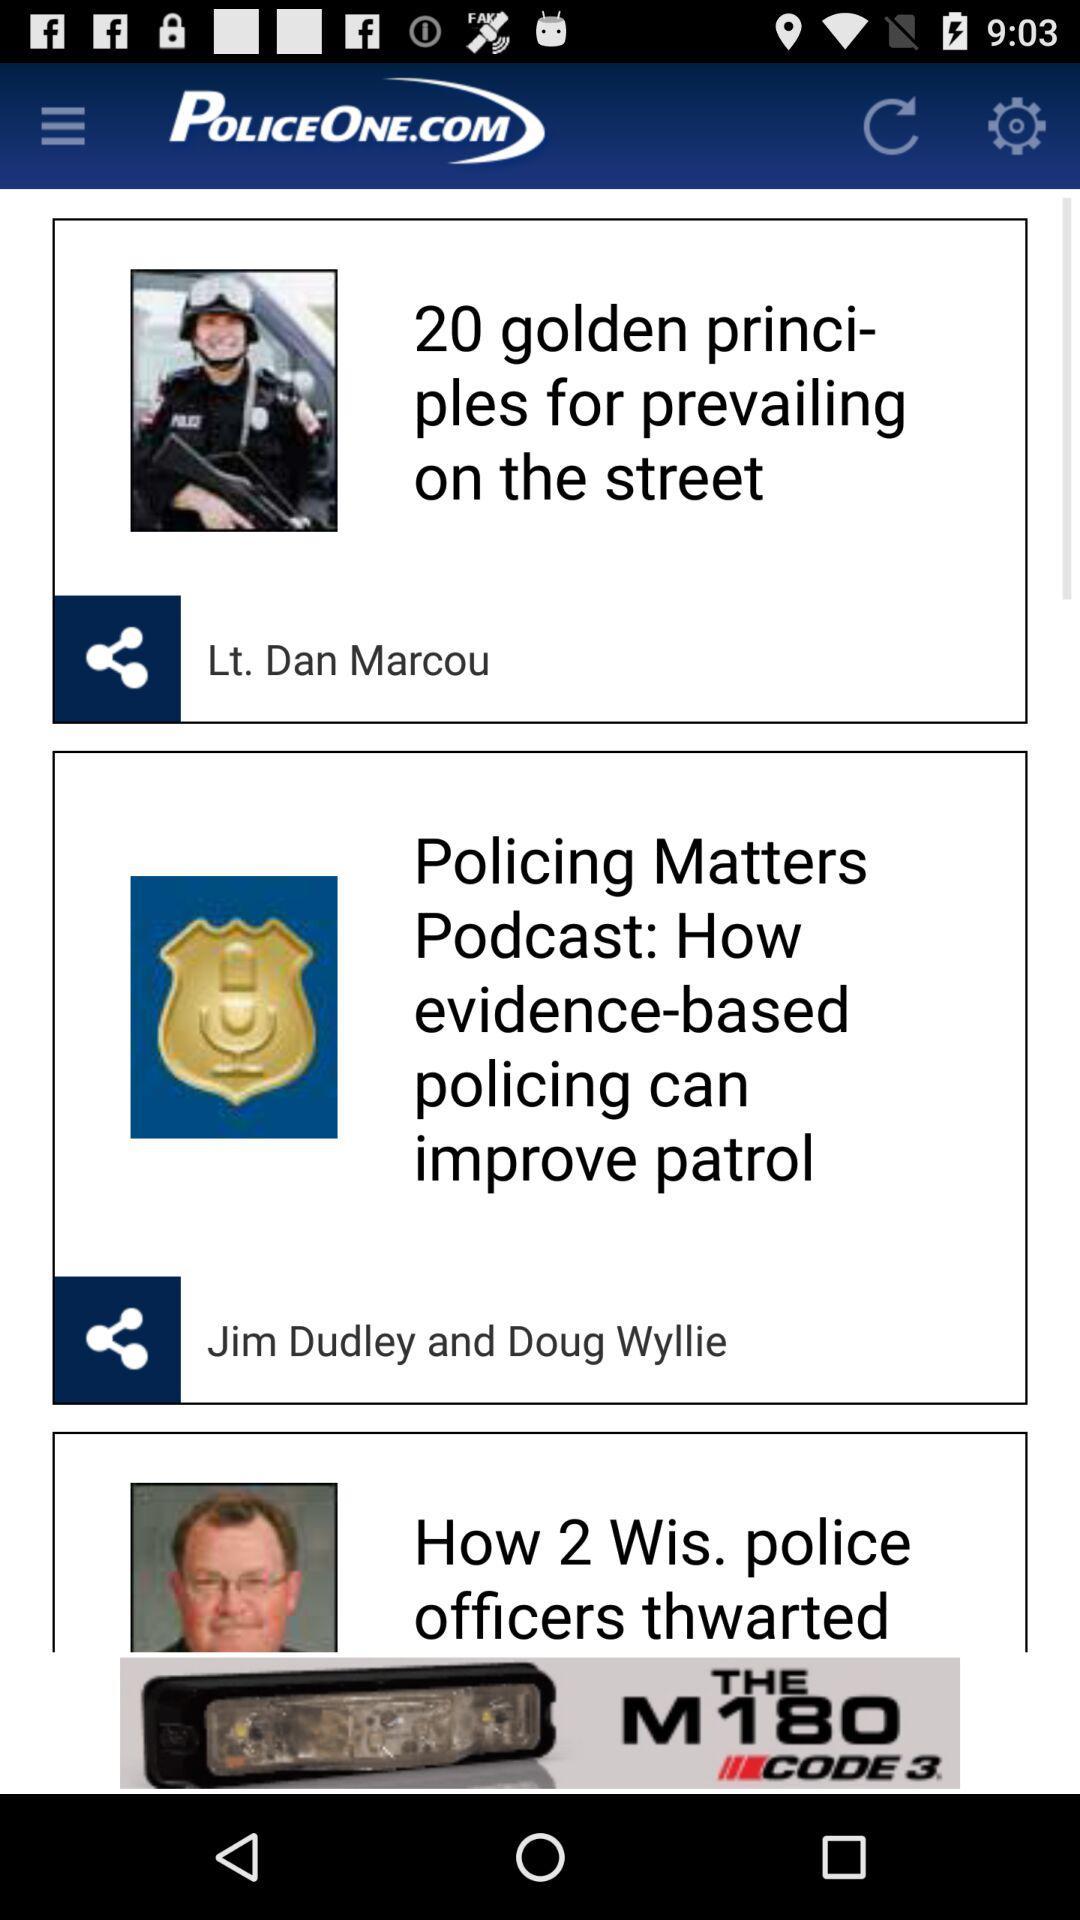 Image resolution: width=1080 pixels, height=1920 pixels. I want to click on app brand, so click(477, 124).